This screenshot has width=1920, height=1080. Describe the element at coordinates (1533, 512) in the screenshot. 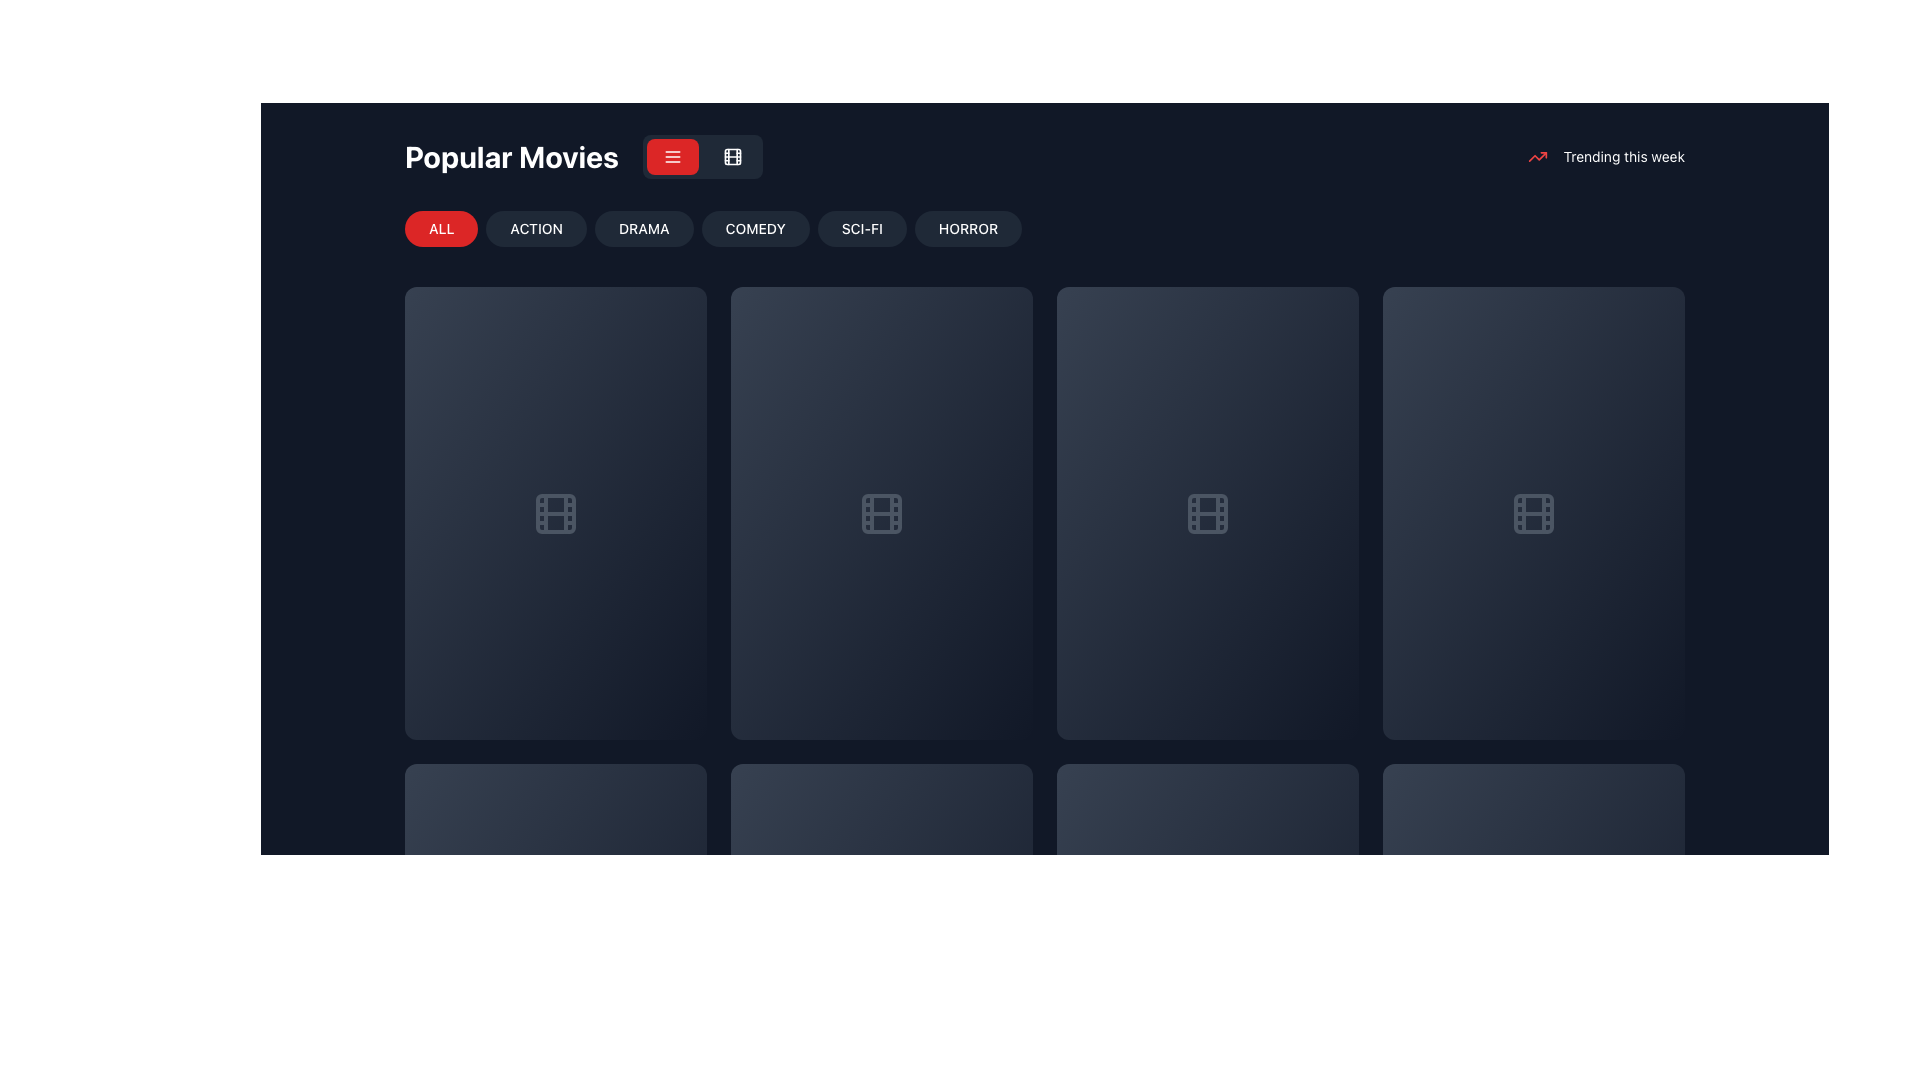

I see `the card-like component with a dark gray background and a centered film strip icon, located as the fourth card` at that location.